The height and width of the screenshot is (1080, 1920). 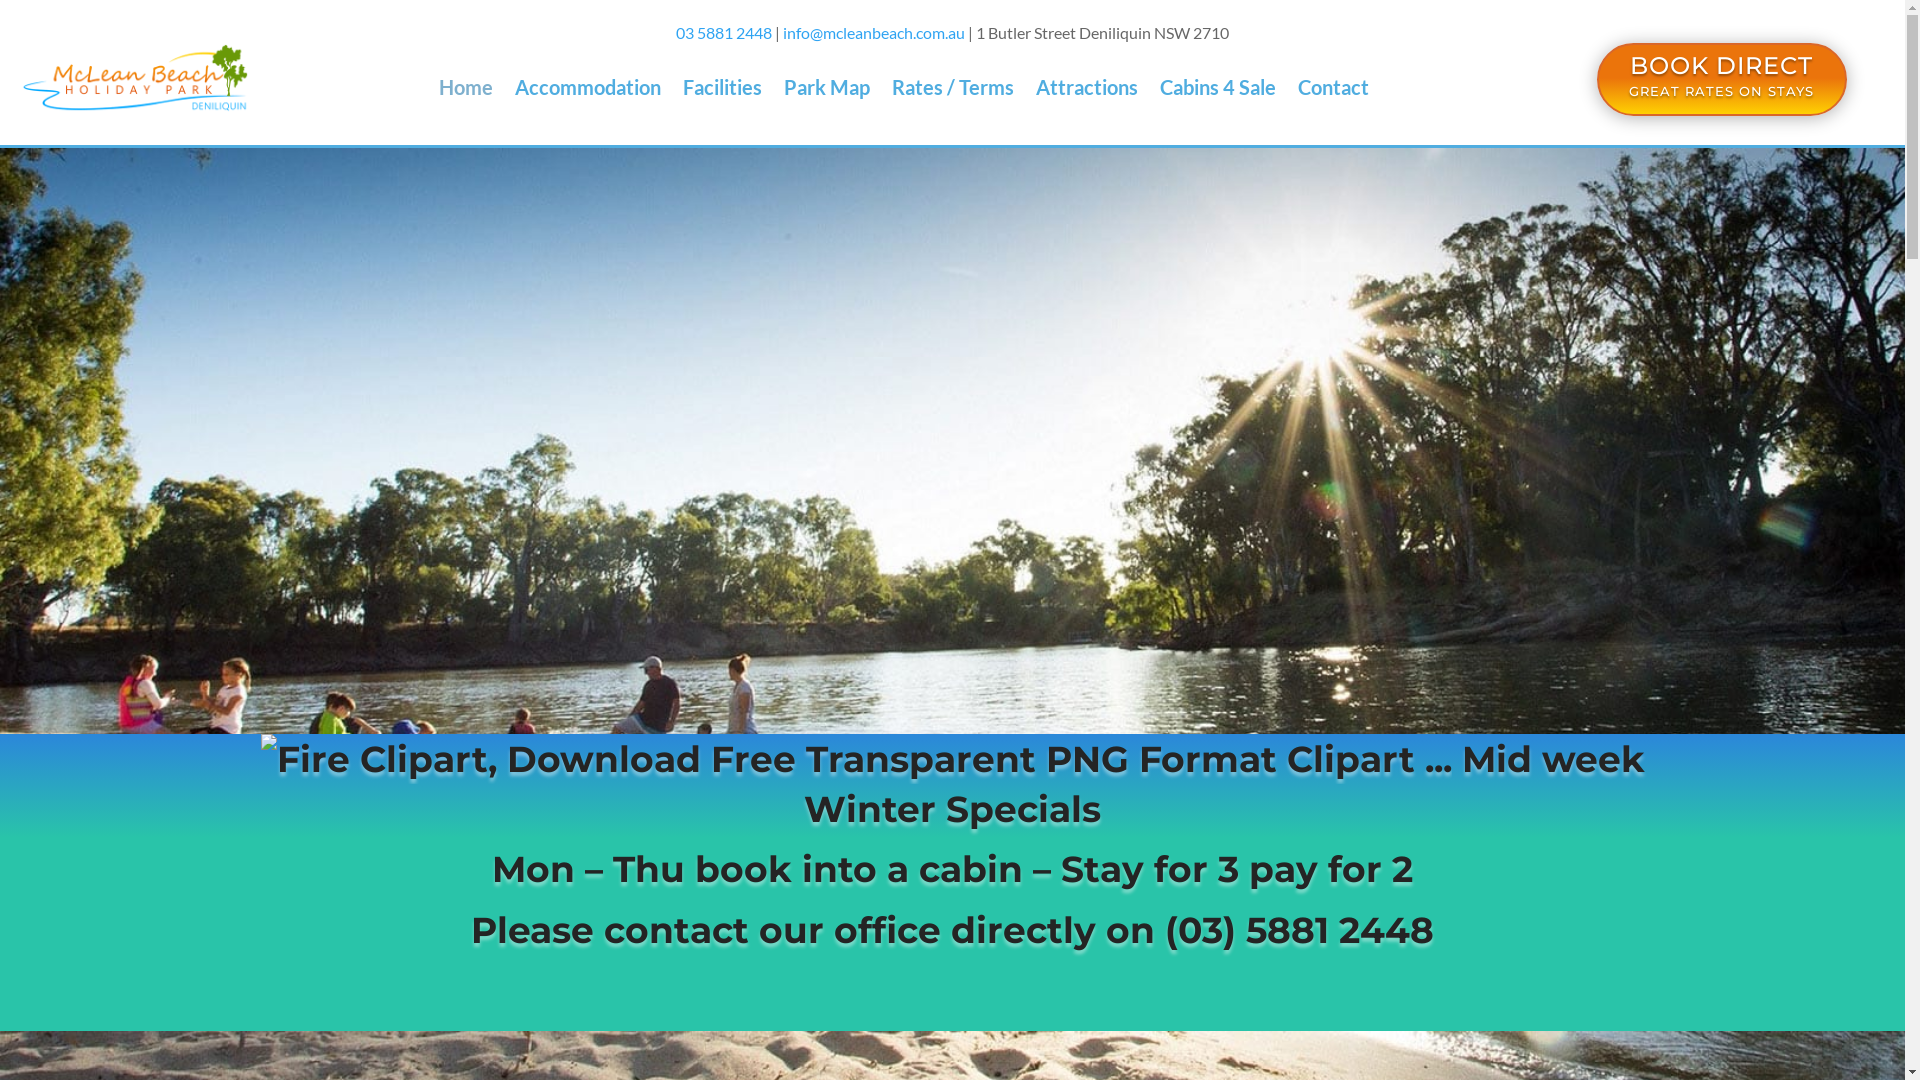 What do you see at coordinates (723, 32) in the screenshot?
I see `'03 5881 2448'` at bounding box center [723, 32].